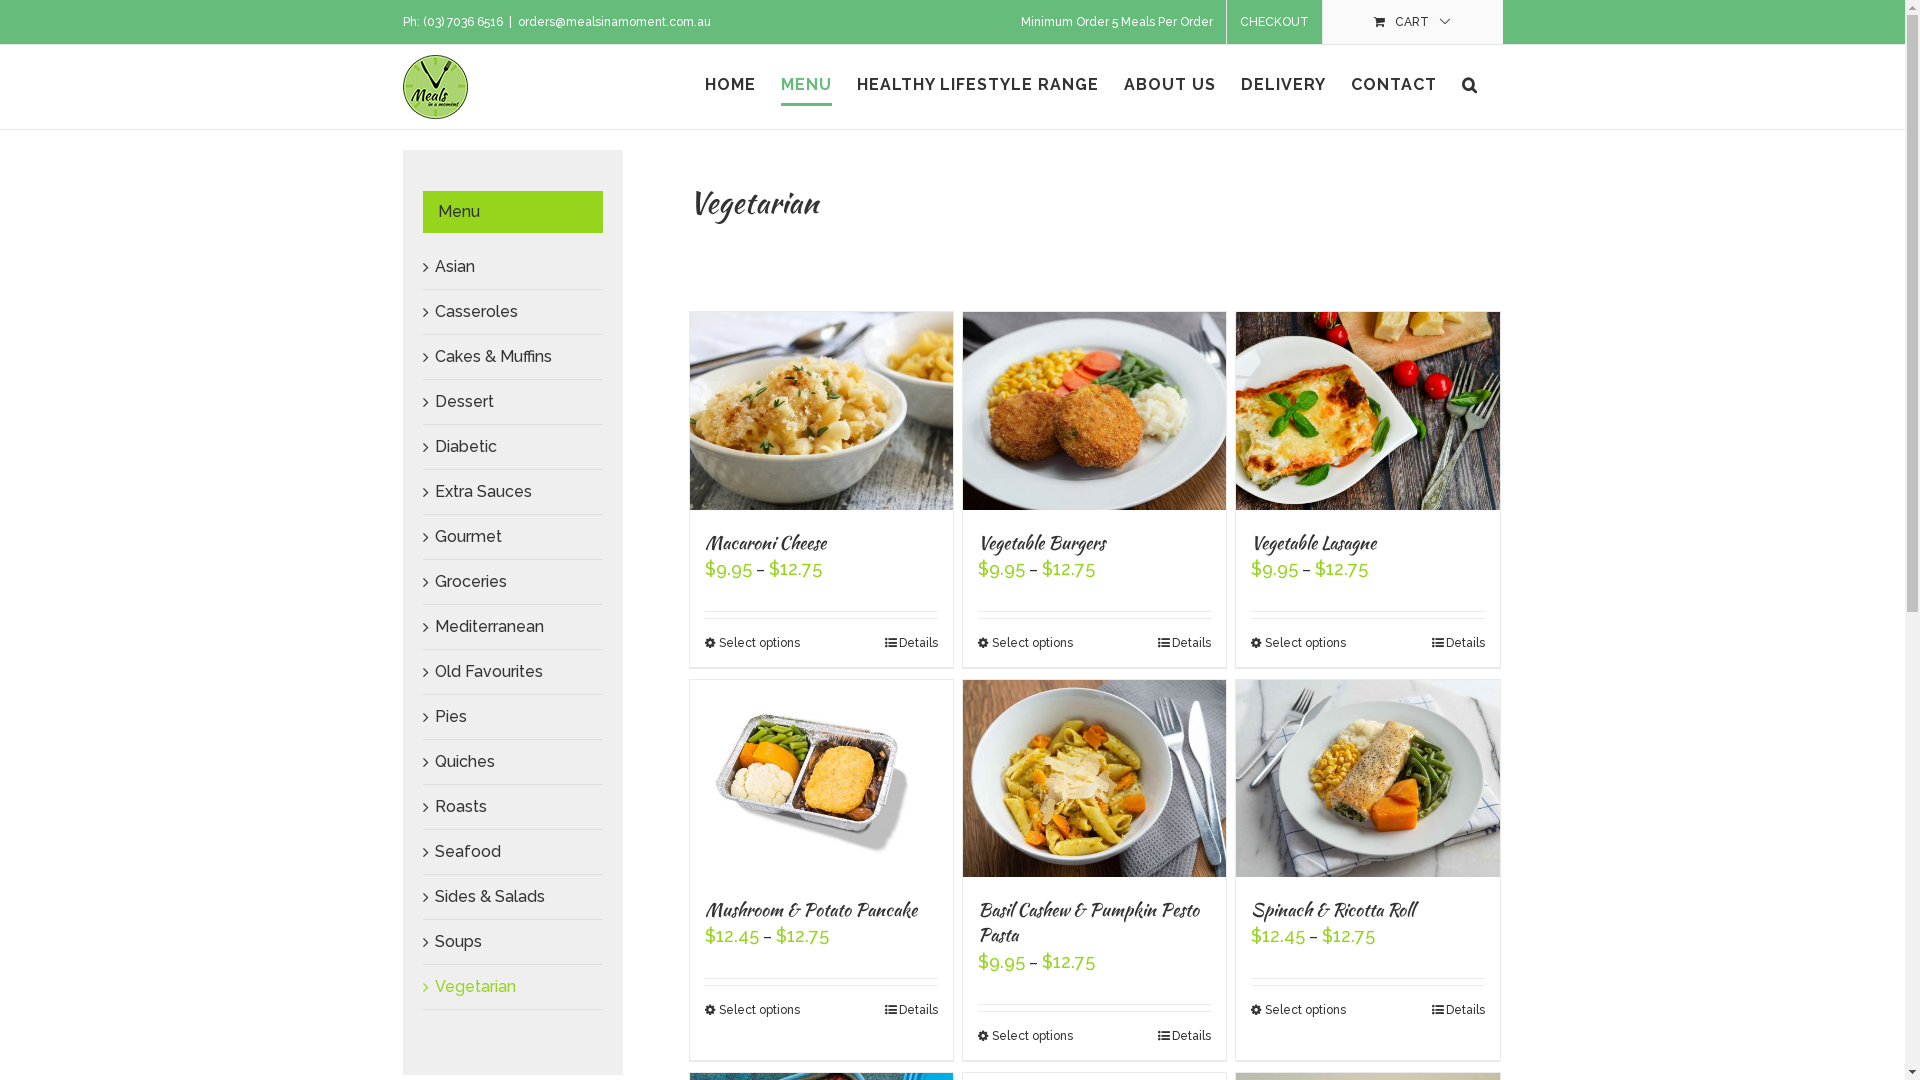 The image size is (1920, 1080). What do you see at coordinates (750, 1010) in the screenshot?
I see `'Select options'` at bounding box center [750, 1010].